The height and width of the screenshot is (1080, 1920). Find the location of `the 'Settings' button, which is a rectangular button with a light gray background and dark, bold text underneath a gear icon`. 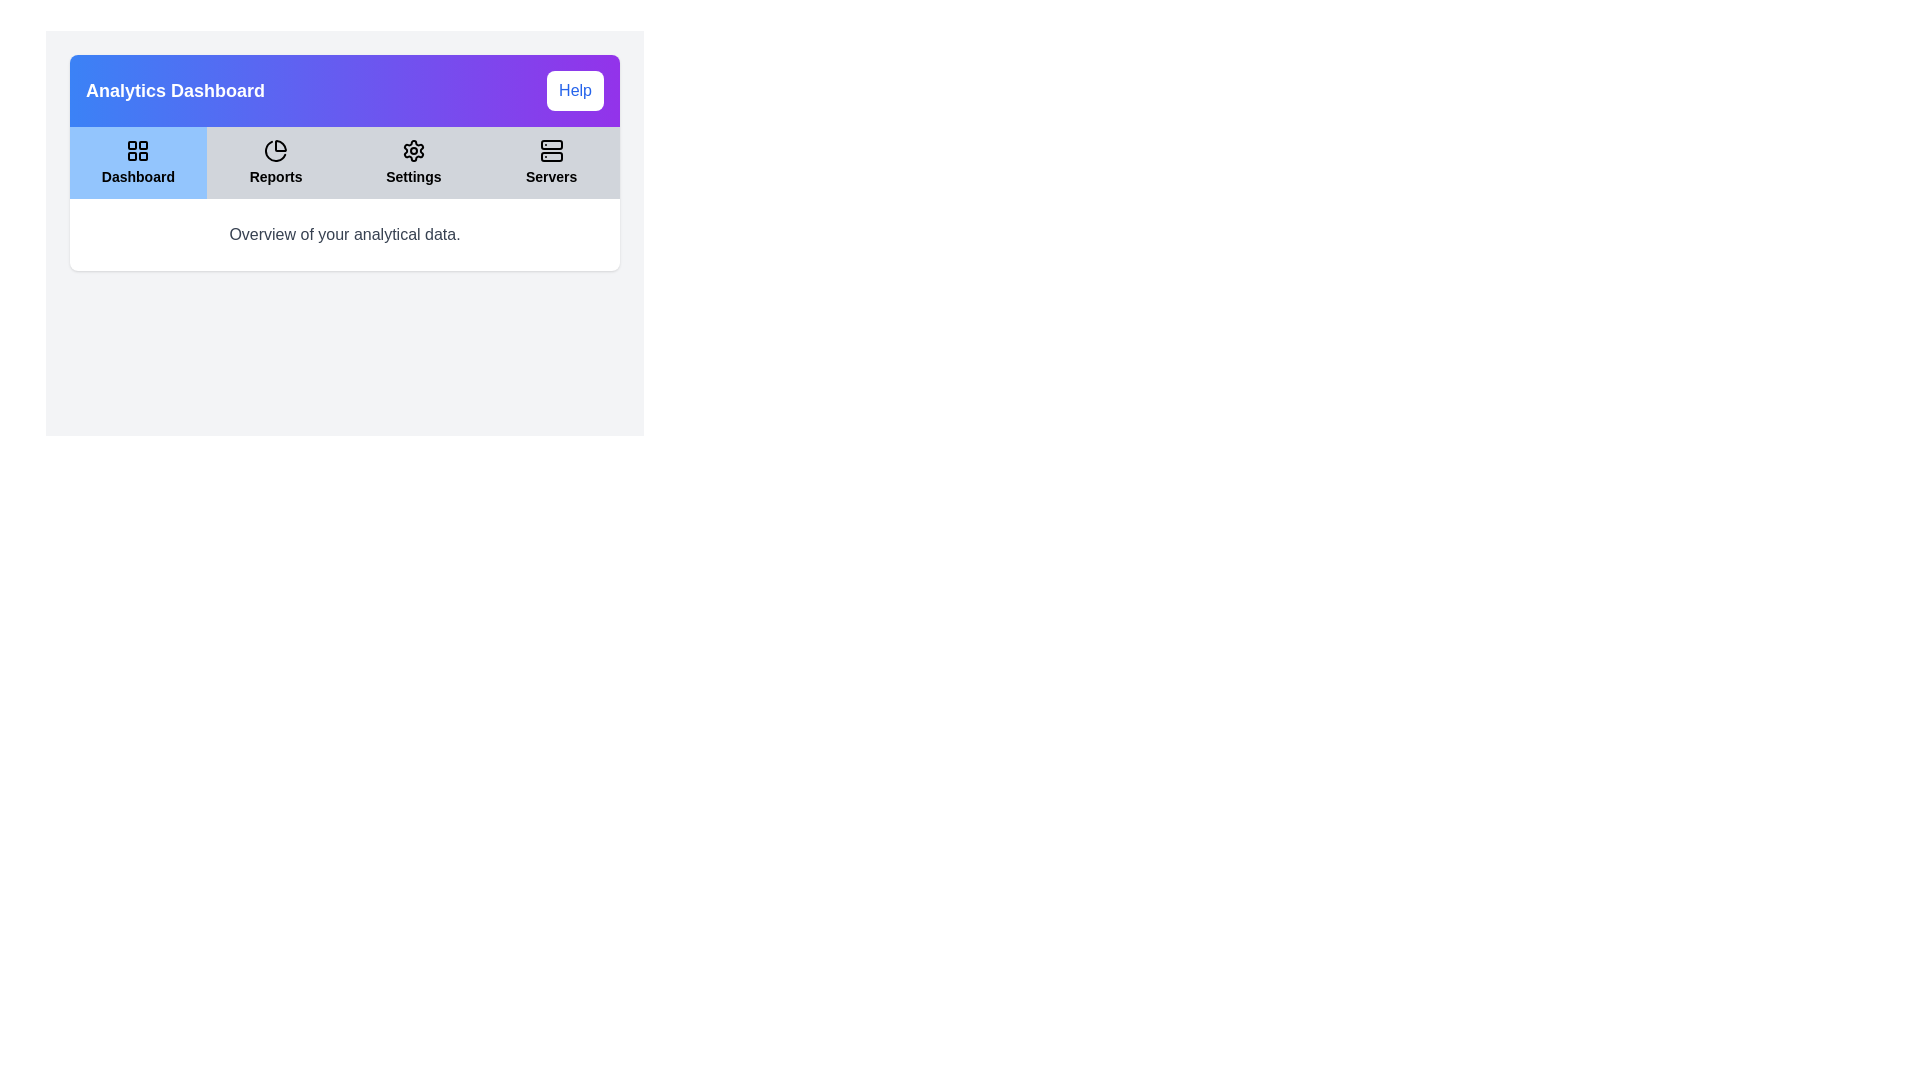

the 'Settings' button, which is a rectangular button with a light gray background and dark, bold text underneath a gear icon is located at coordinates (412, 161).